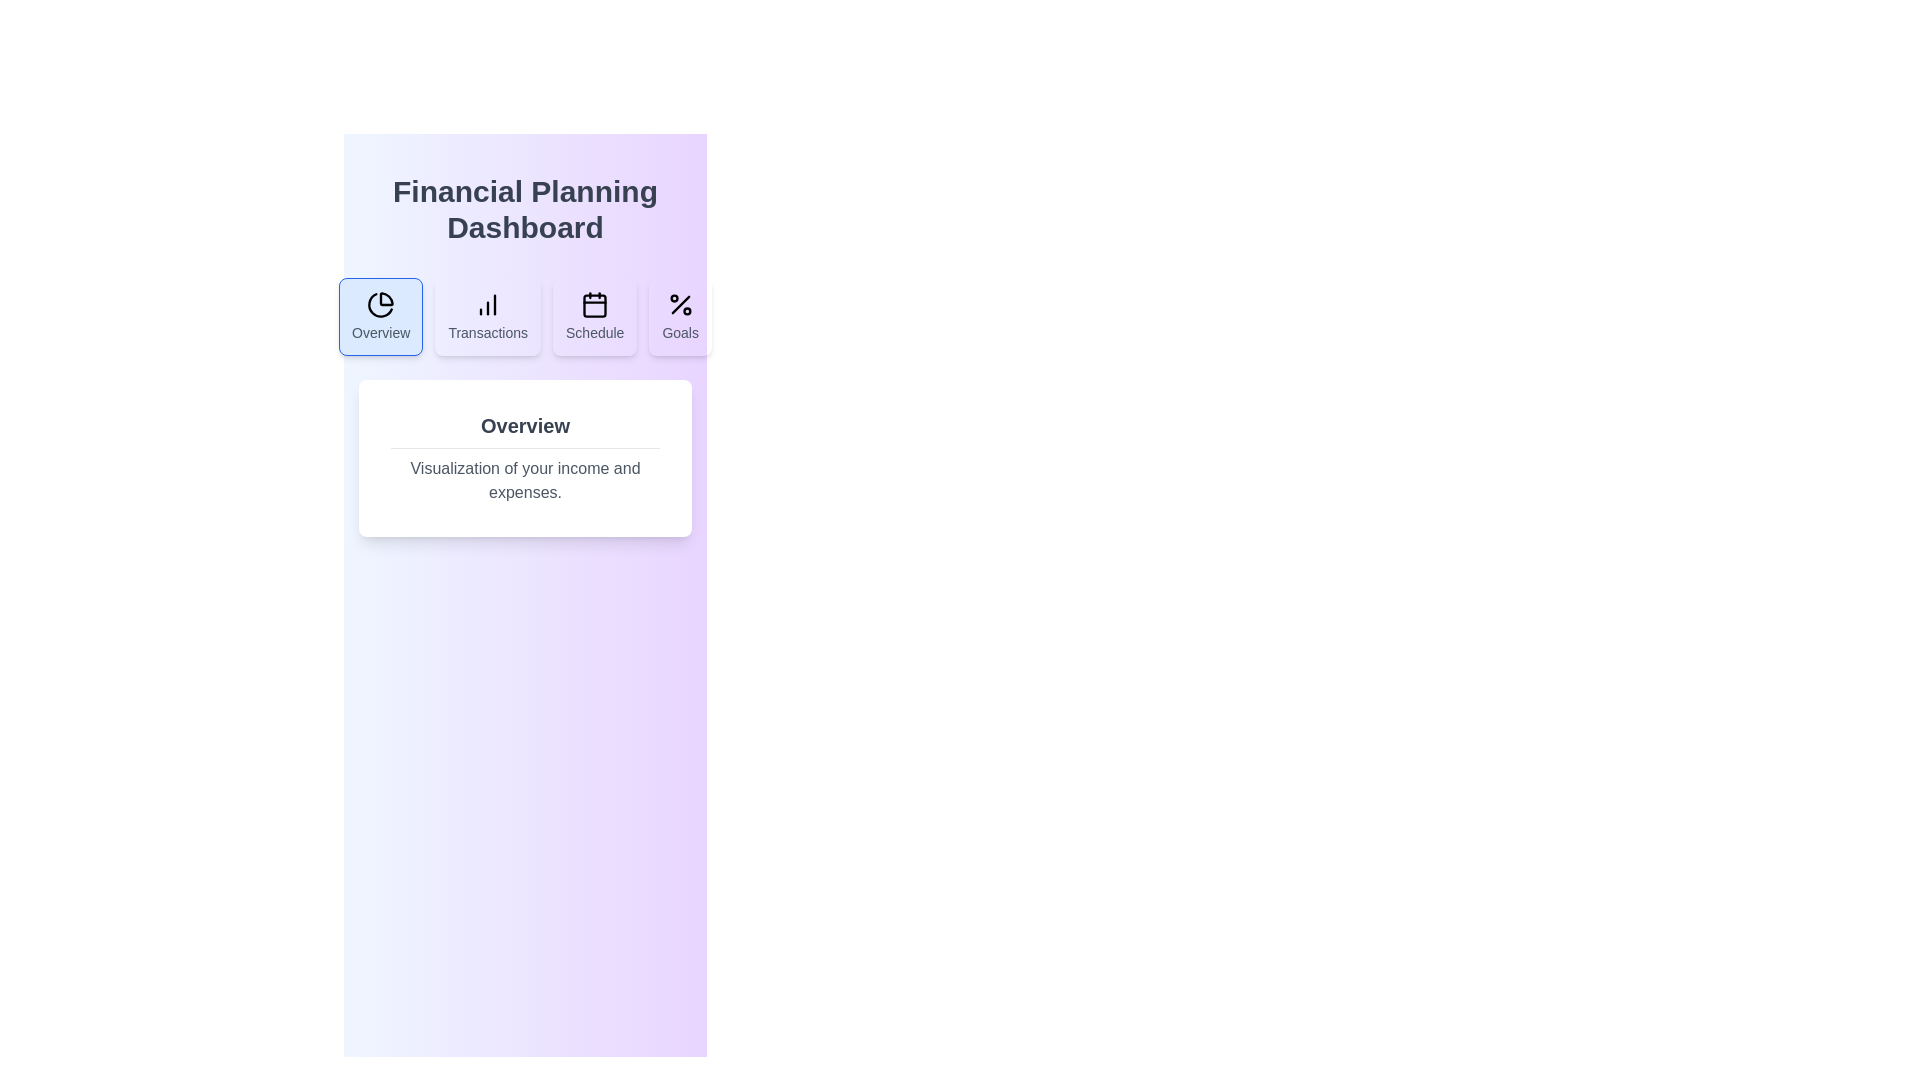  Describe the element at coordinates (381, 315) in the screenshot. I see `the navigation button that directs users to the 'Overview' section, which is the first item in a horizontal list located near the top of the interface` at that location.